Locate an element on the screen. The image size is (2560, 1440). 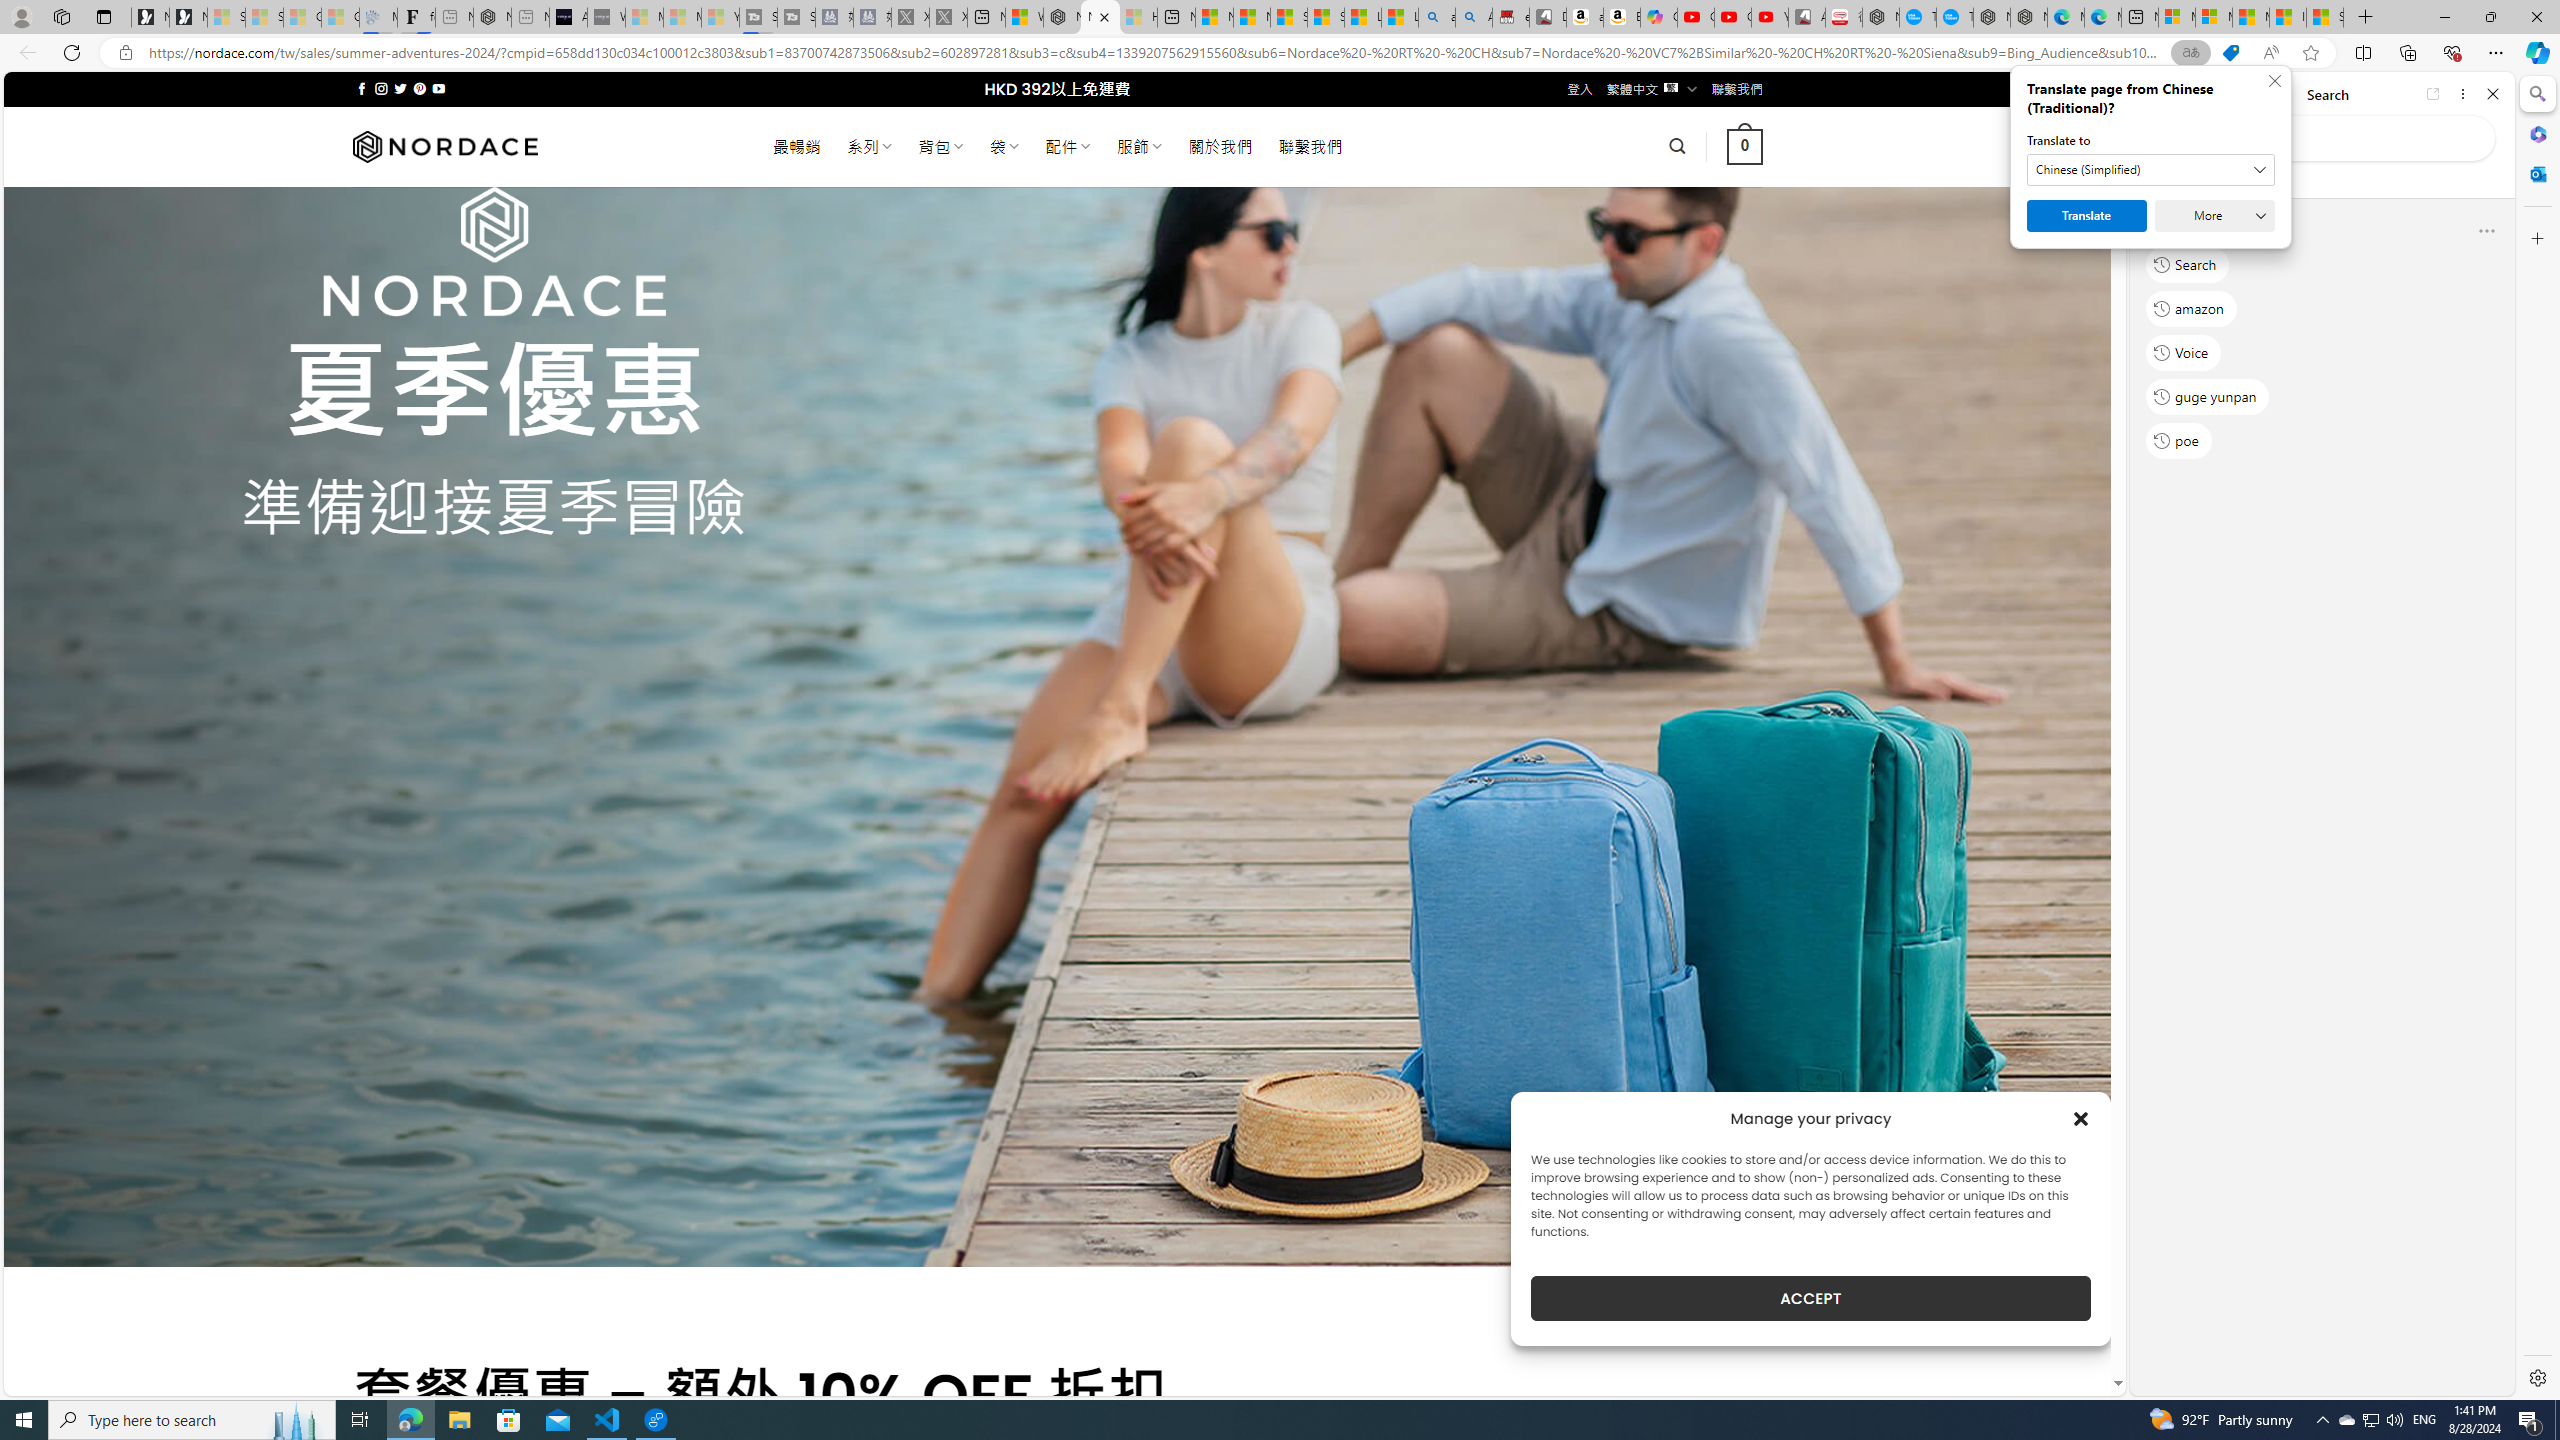
'Forward' is located at coordinates (2184, 93).